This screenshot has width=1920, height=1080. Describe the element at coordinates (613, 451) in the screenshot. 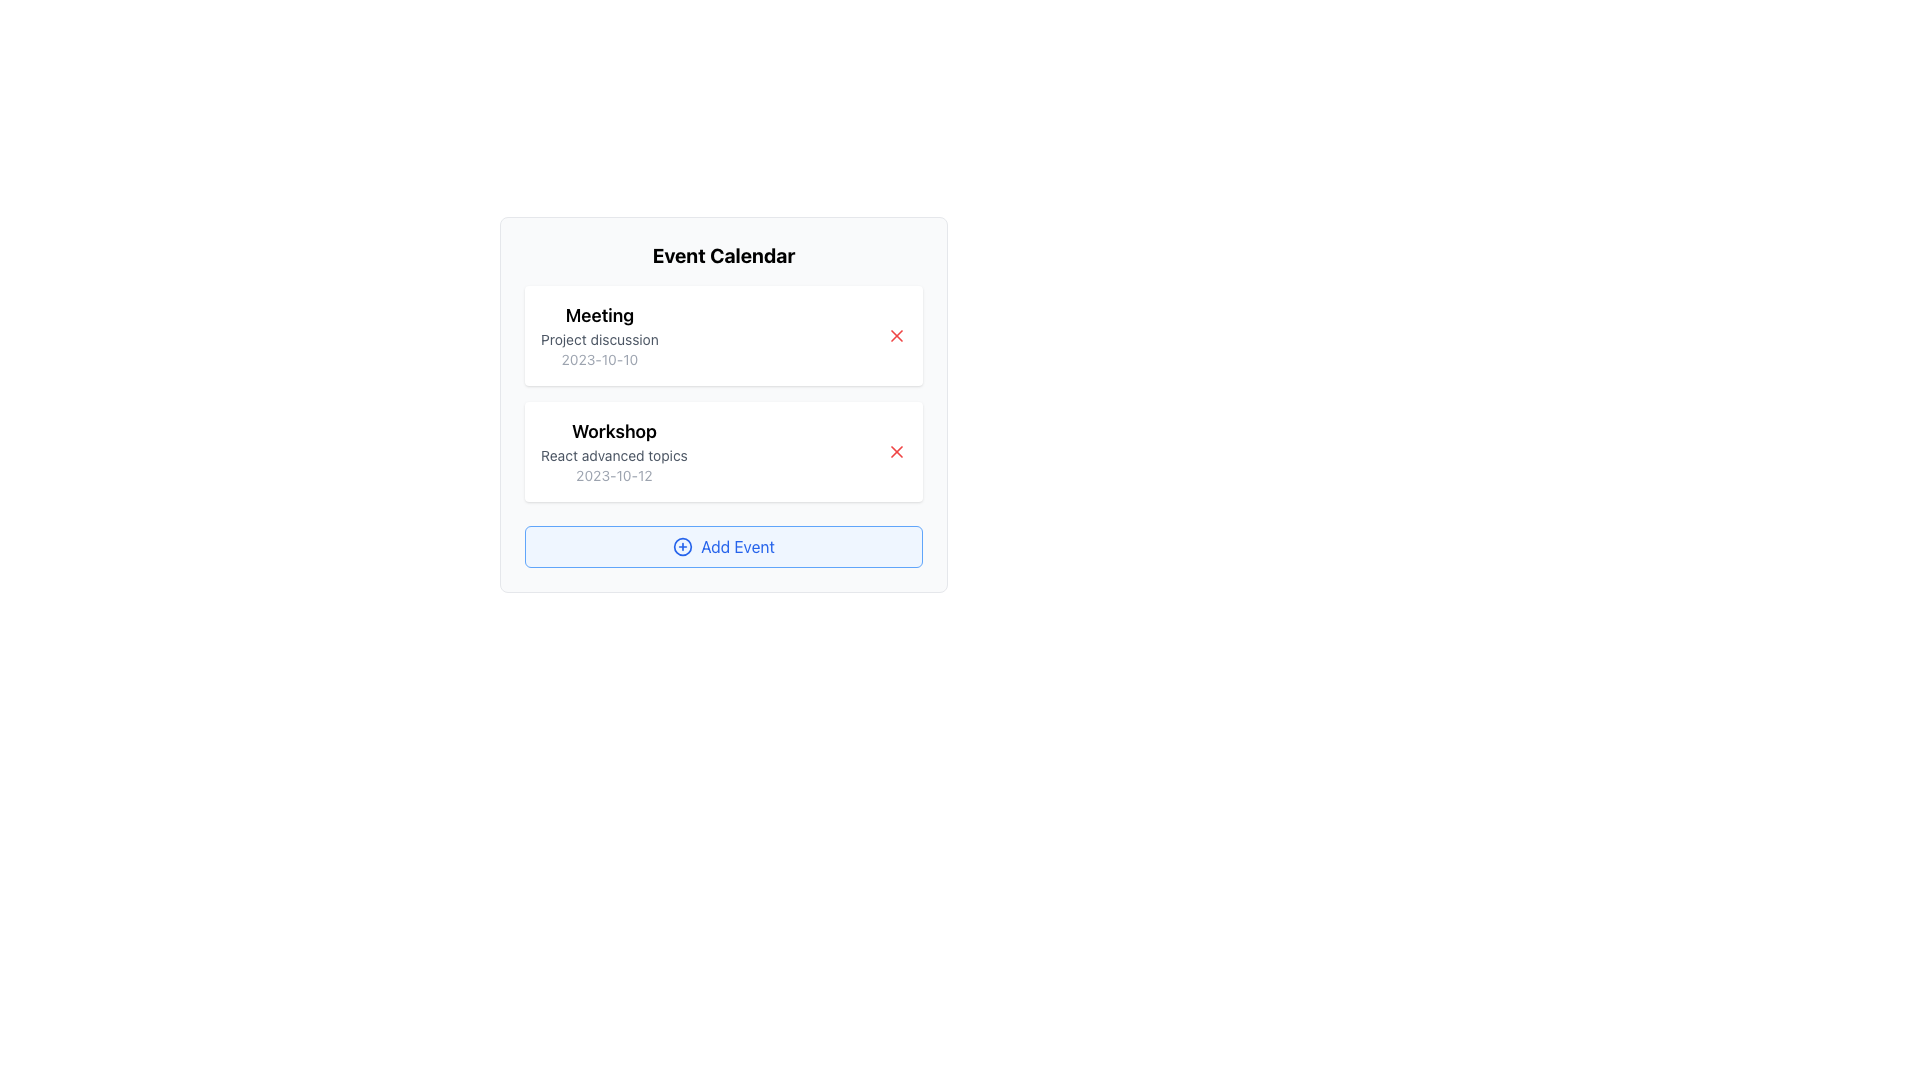

I see `the event title 'Workshop' in the Text display block` at that location.